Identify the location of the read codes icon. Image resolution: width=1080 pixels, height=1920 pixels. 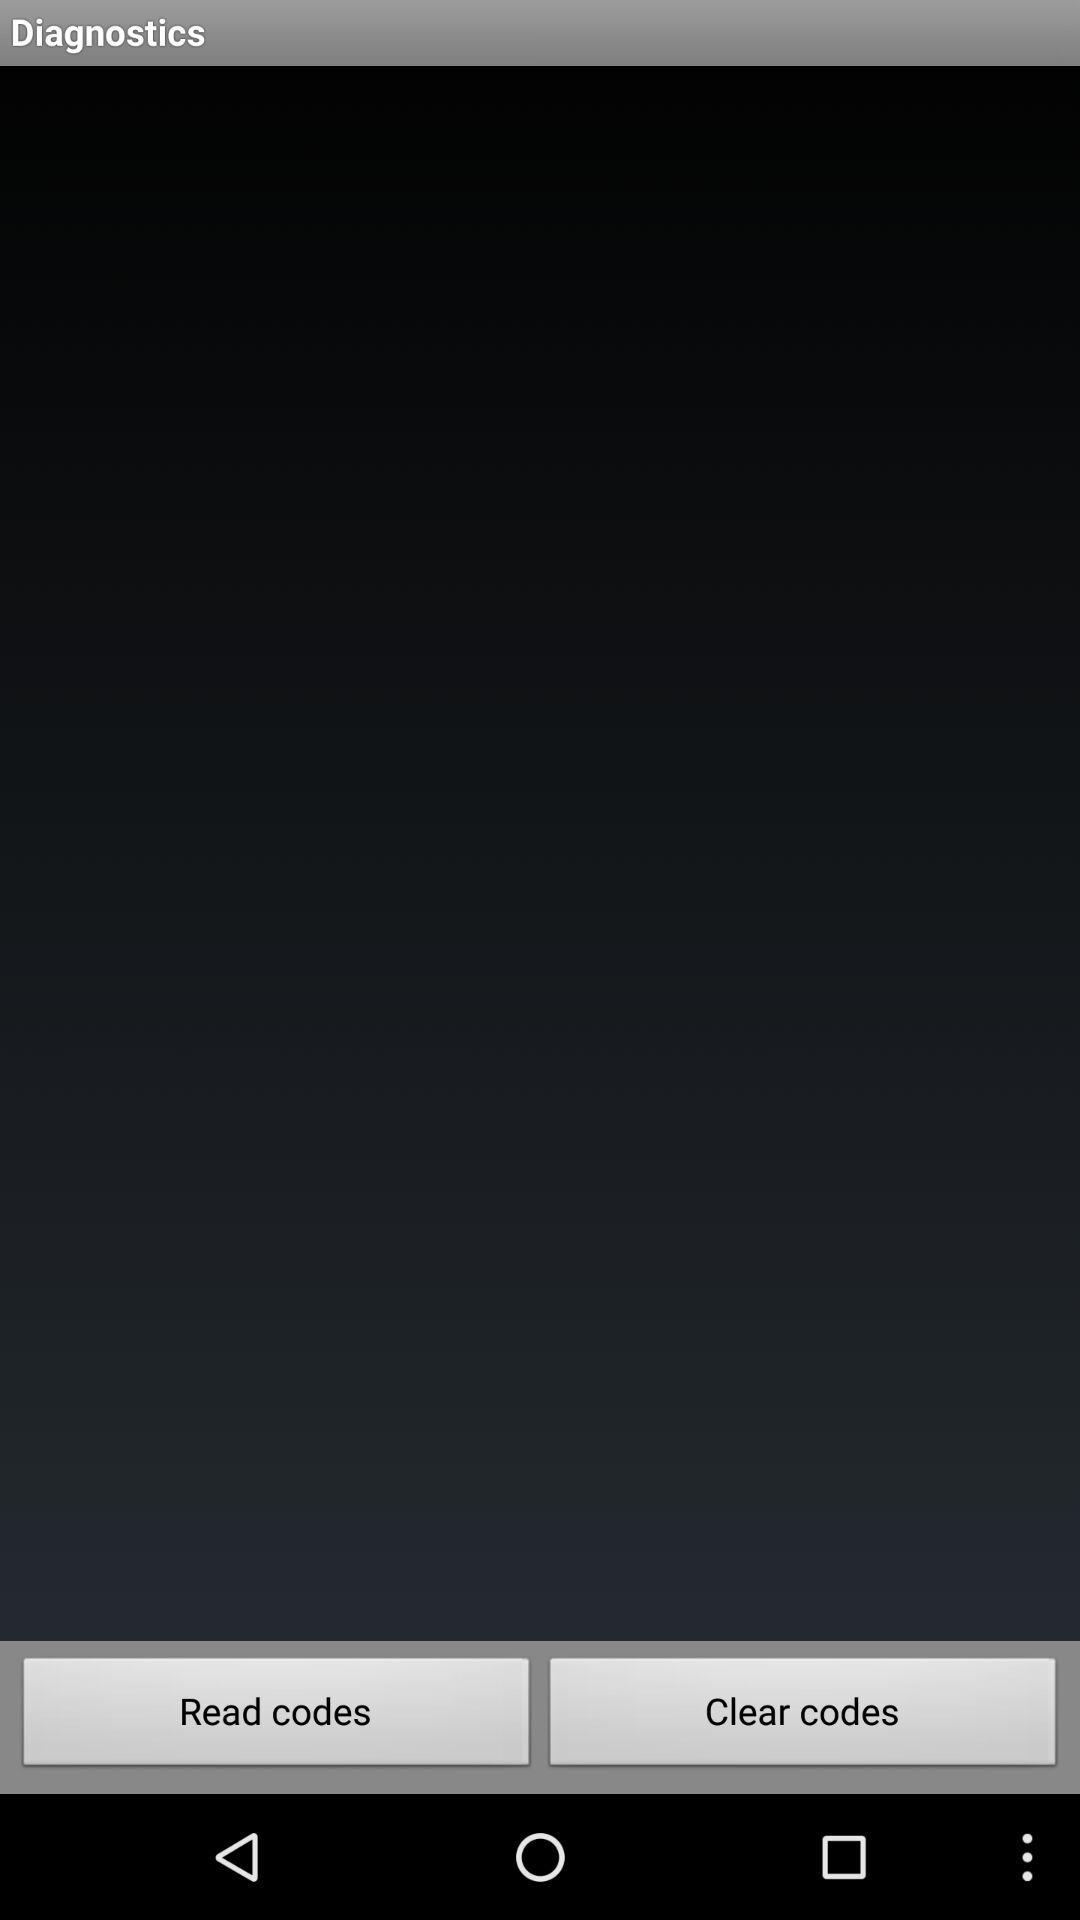
(276, 1716).